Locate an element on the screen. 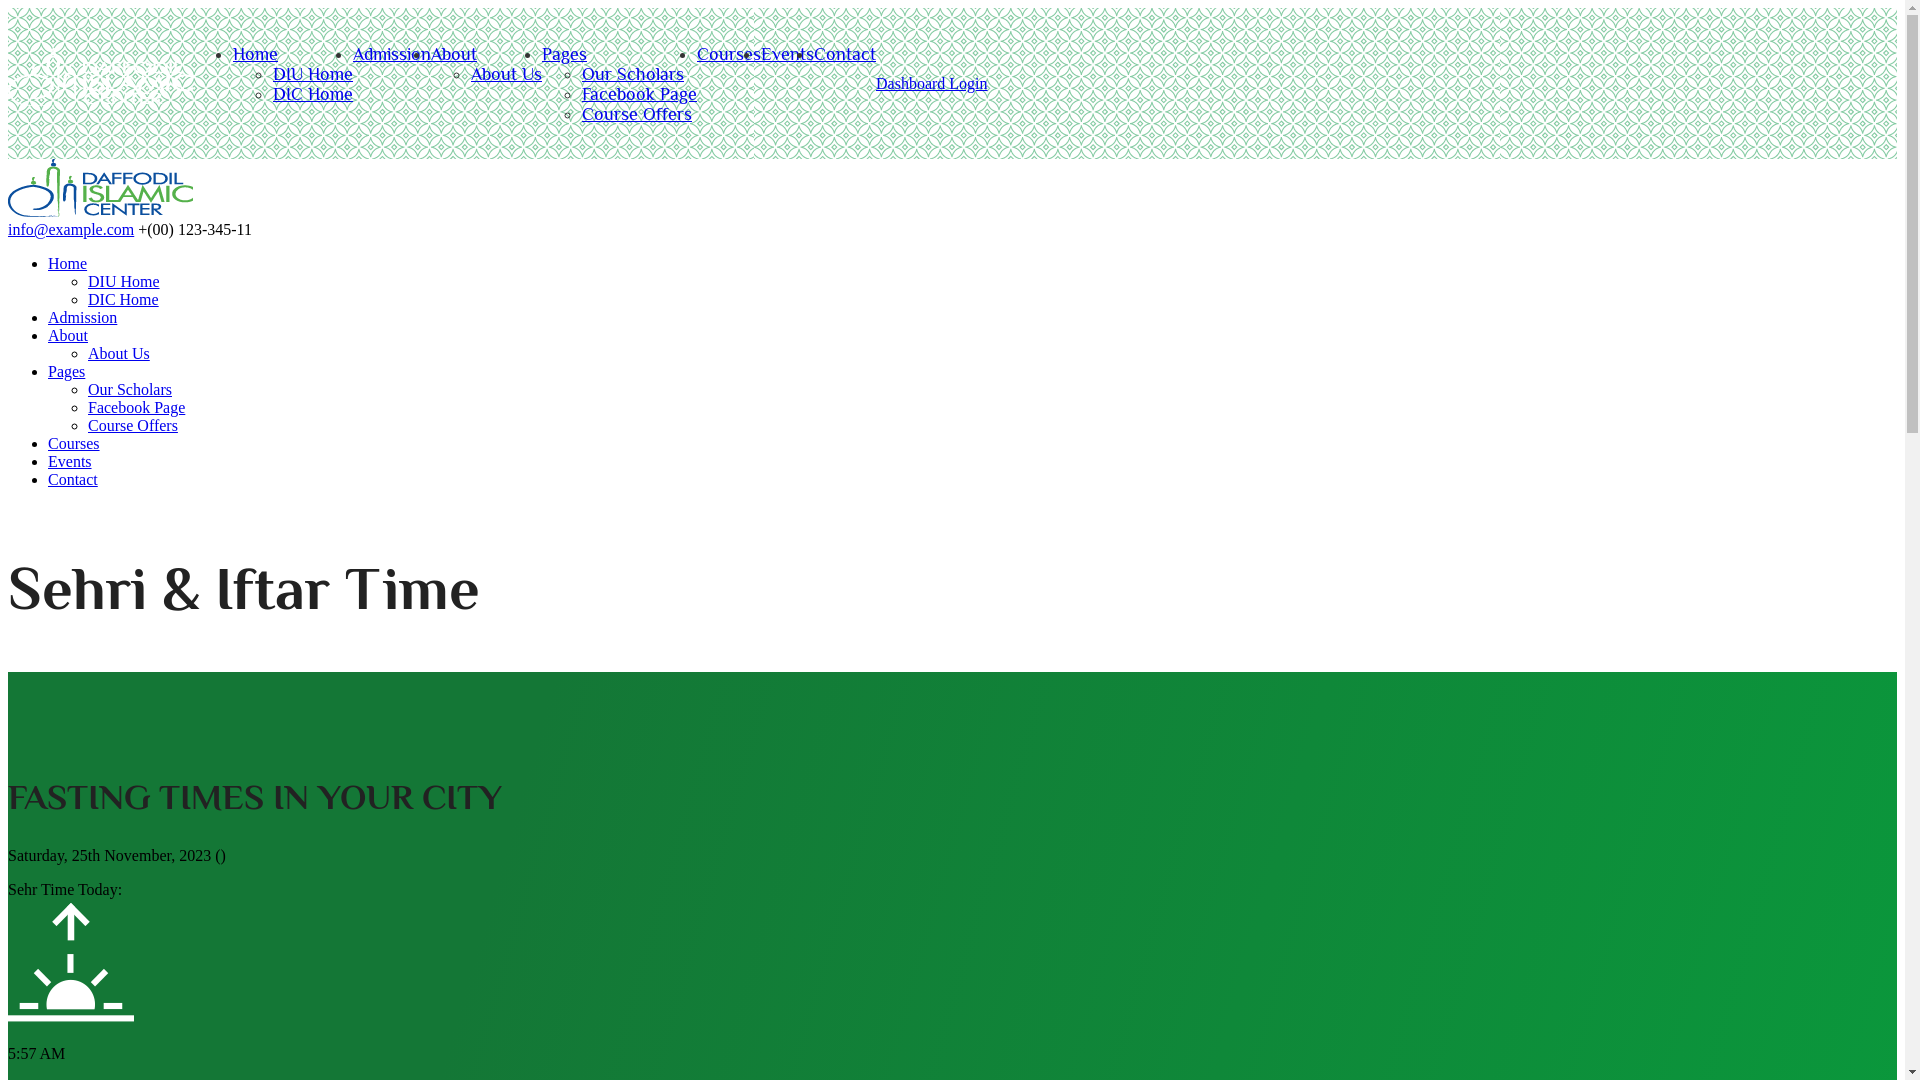 The height and width of the screenshot is (1080, 1920). 'Our Scholars' is located at coordinates (128, 389).